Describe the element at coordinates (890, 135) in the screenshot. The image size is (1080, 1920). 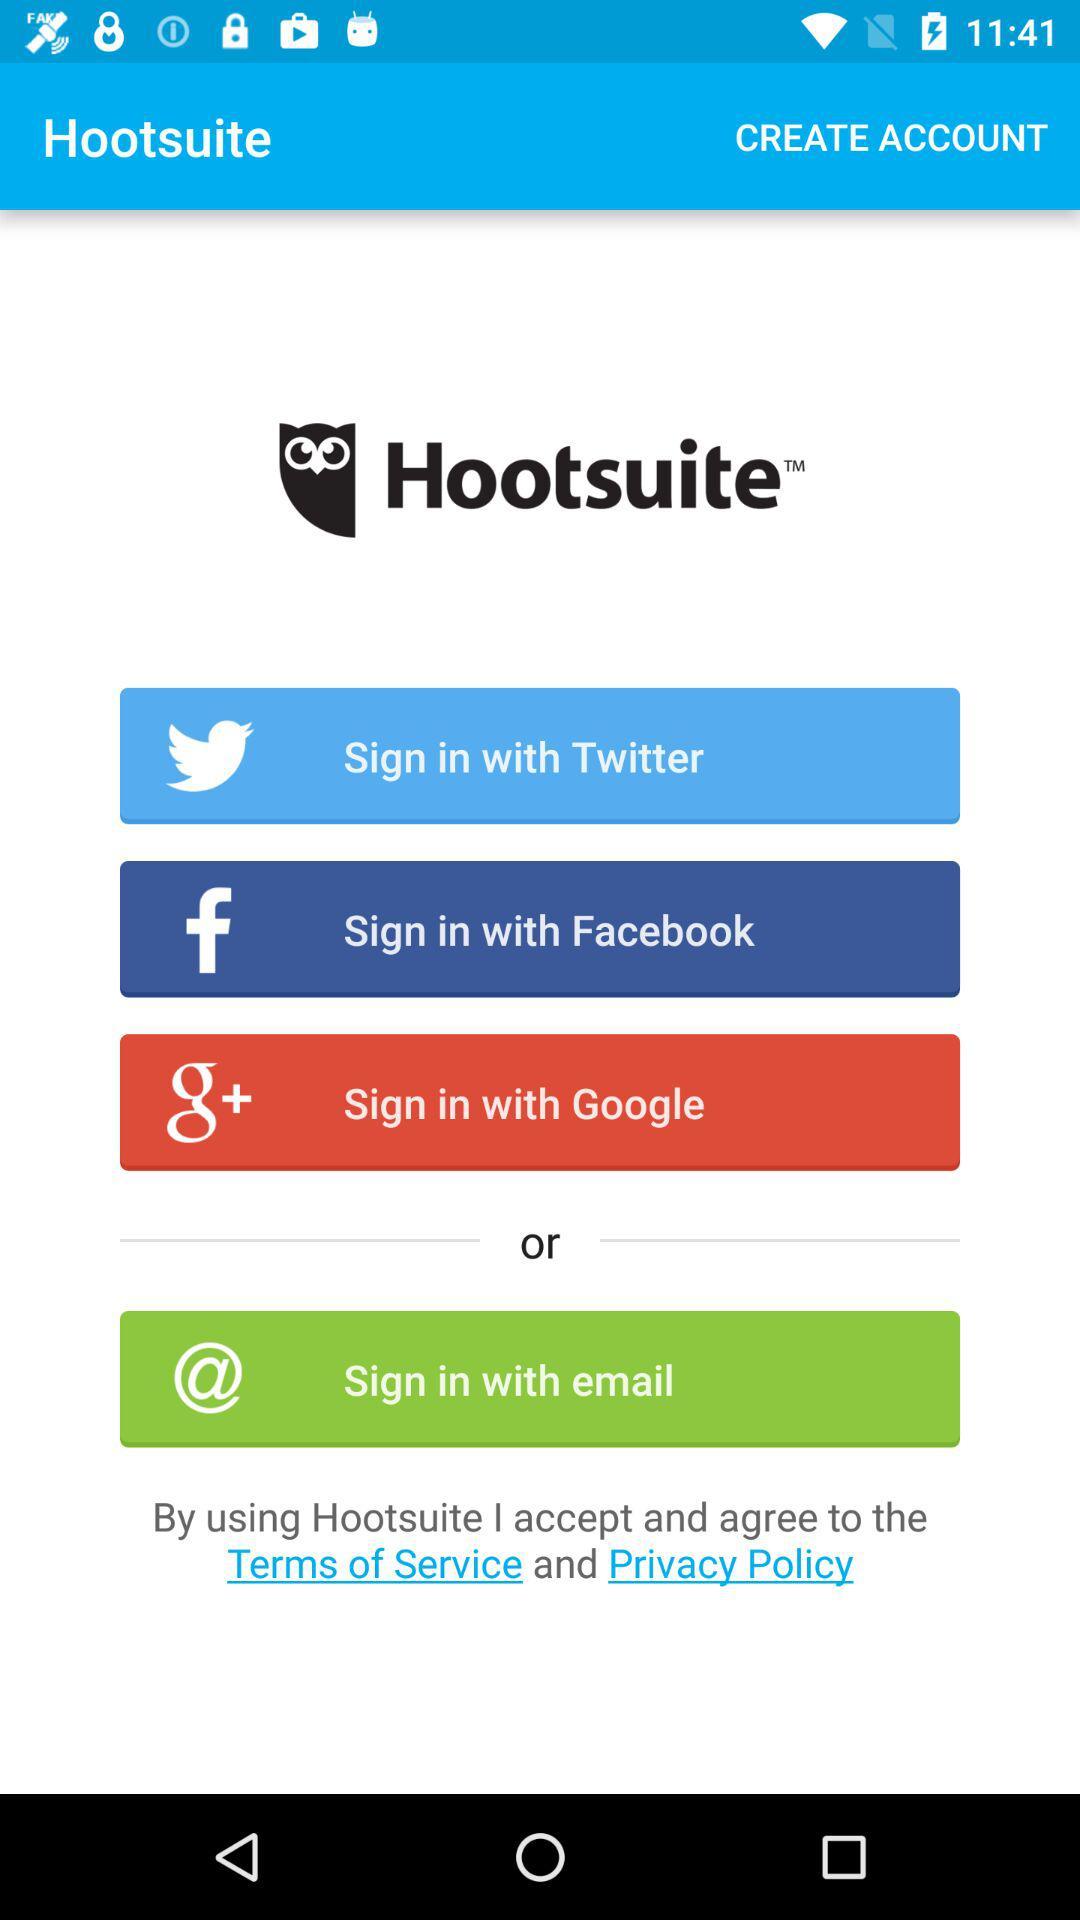
I see `the app next to the hootsuite item` at that location.